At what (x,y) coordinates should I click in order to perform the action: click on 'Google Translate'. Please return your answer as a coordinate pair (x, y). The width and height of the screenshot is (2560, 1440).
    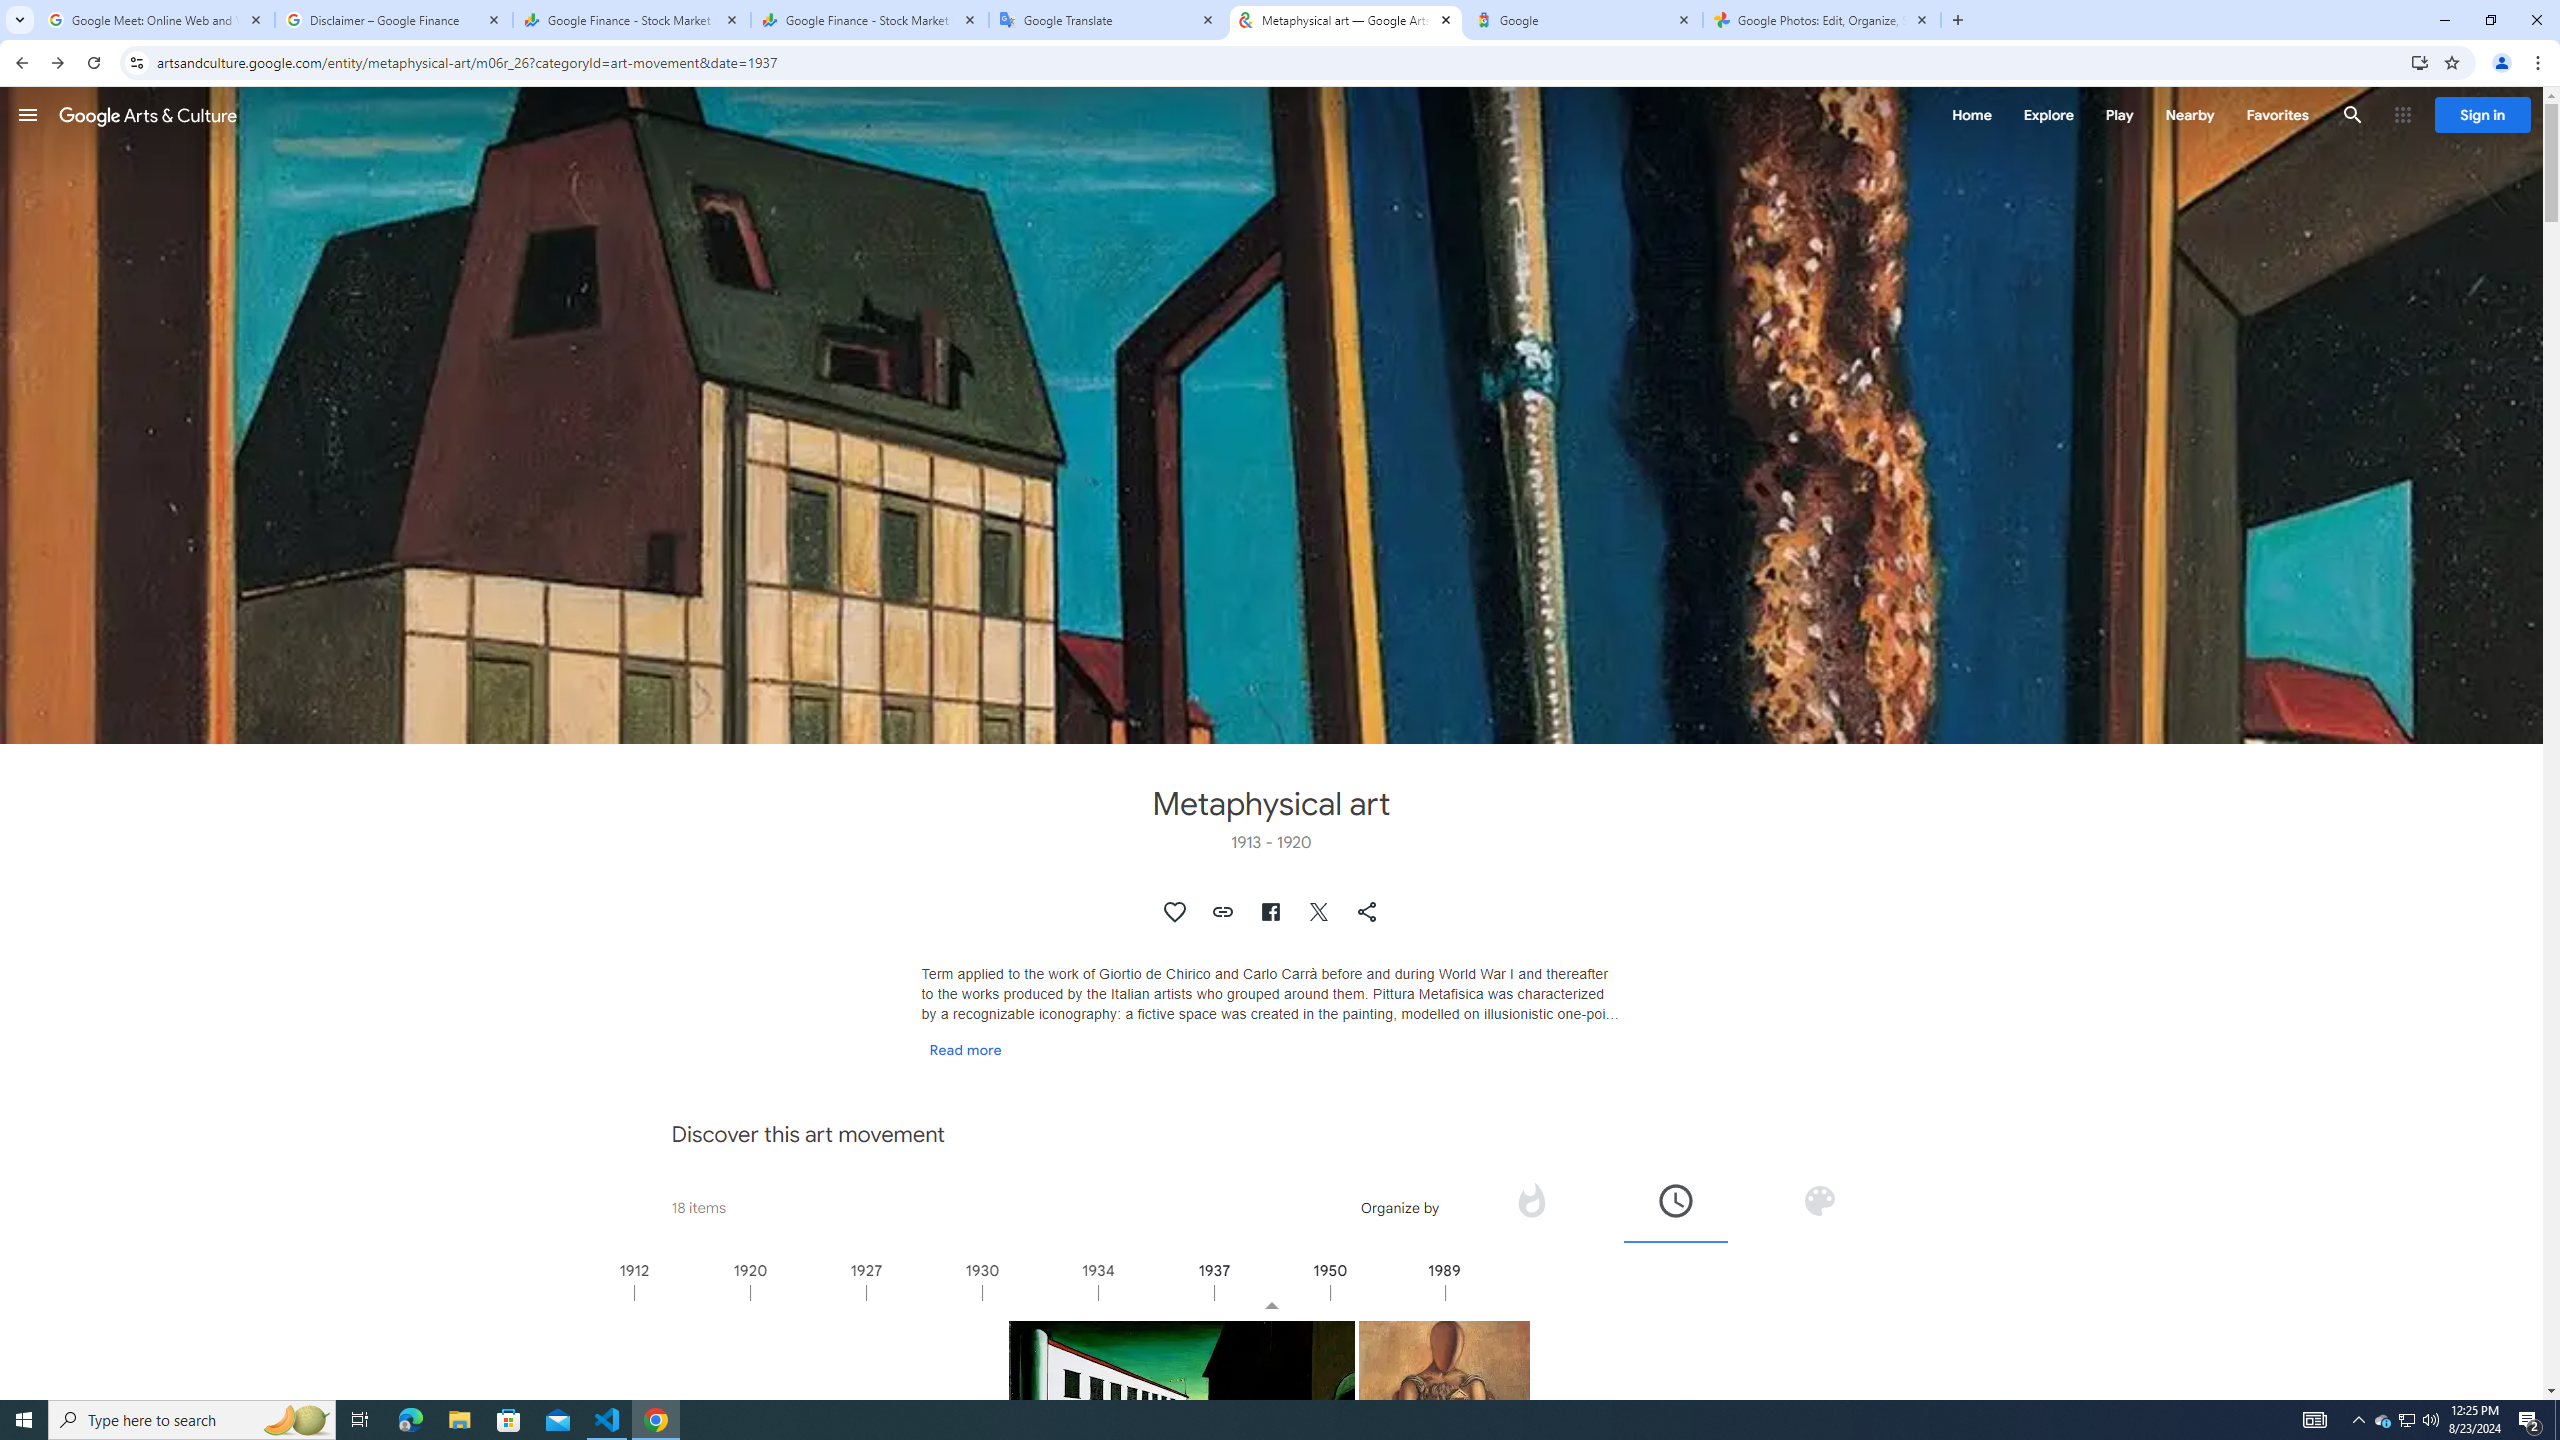
    Looking at the image, I should click on (1108, 19).